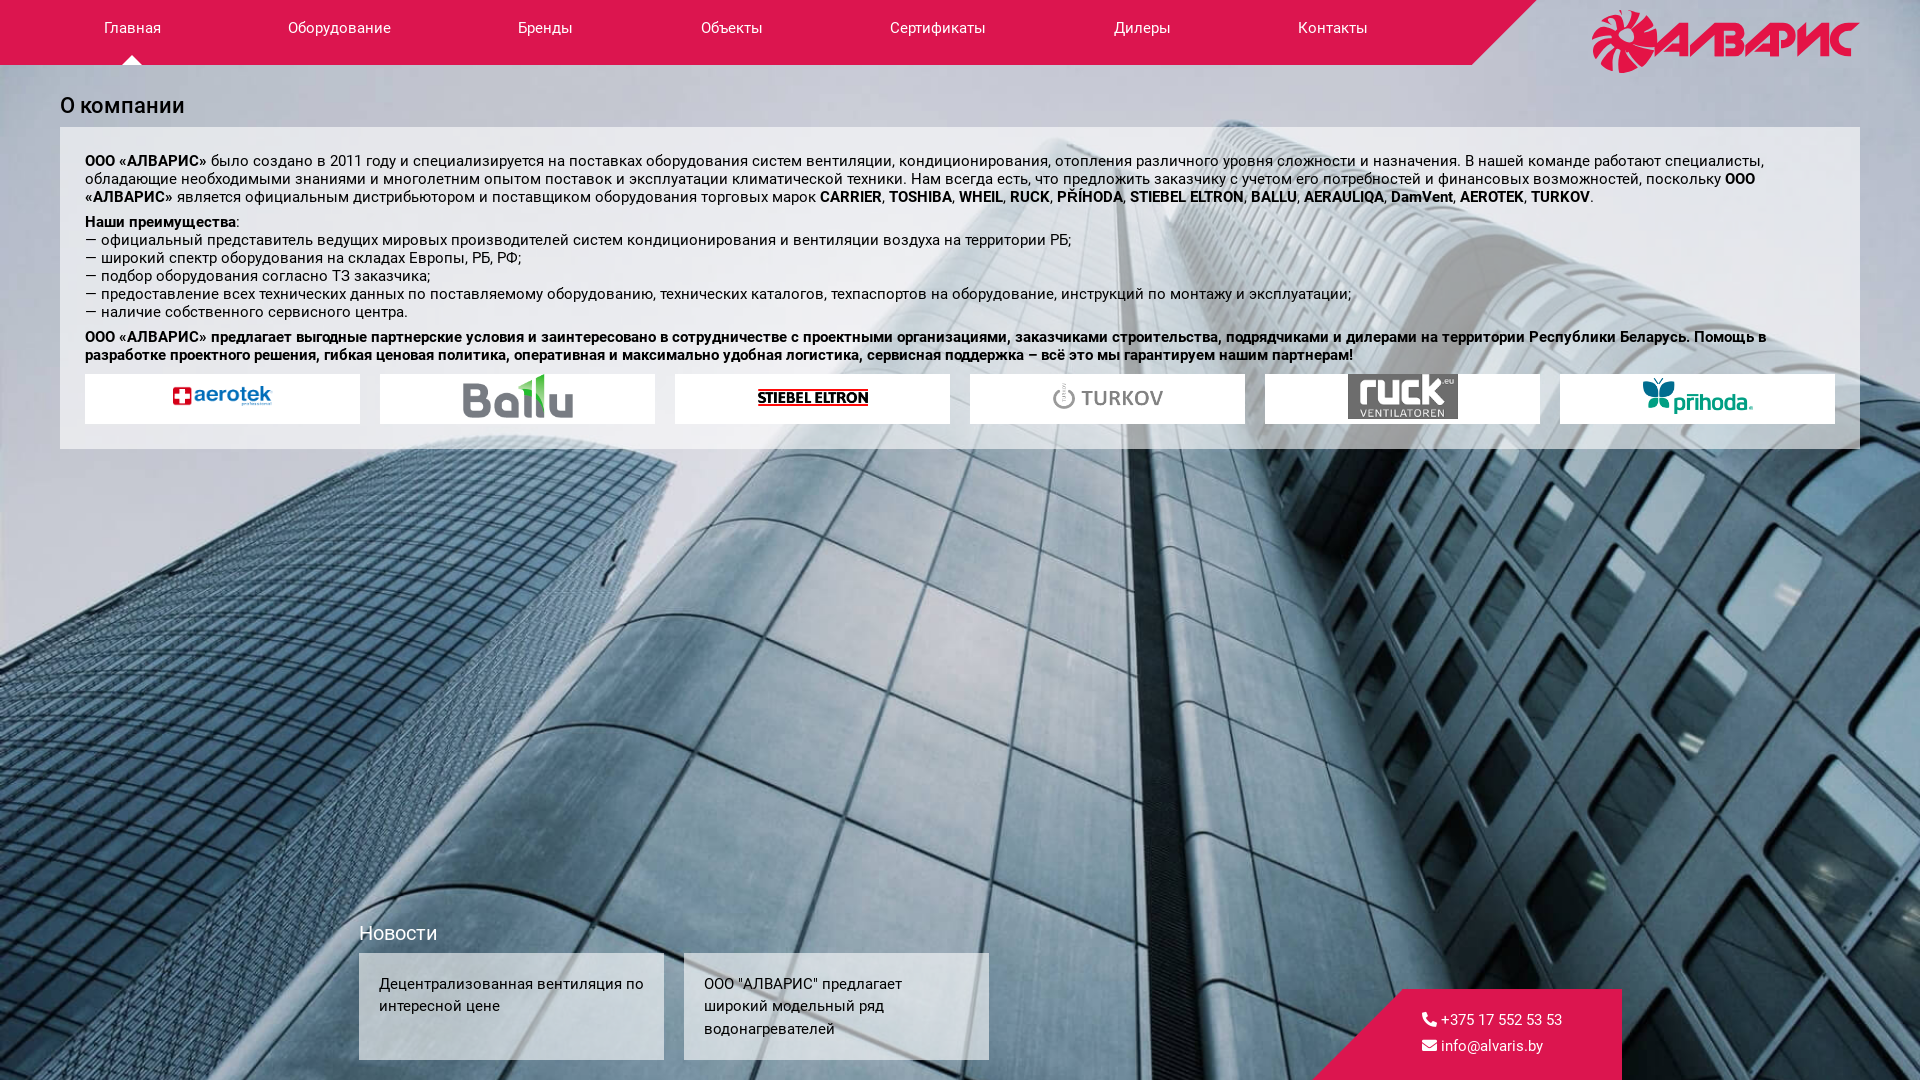 The width and height of the screenshot is (1920, 1080). I want to click on 'info@alvaris.by', so click(1512, 1044).